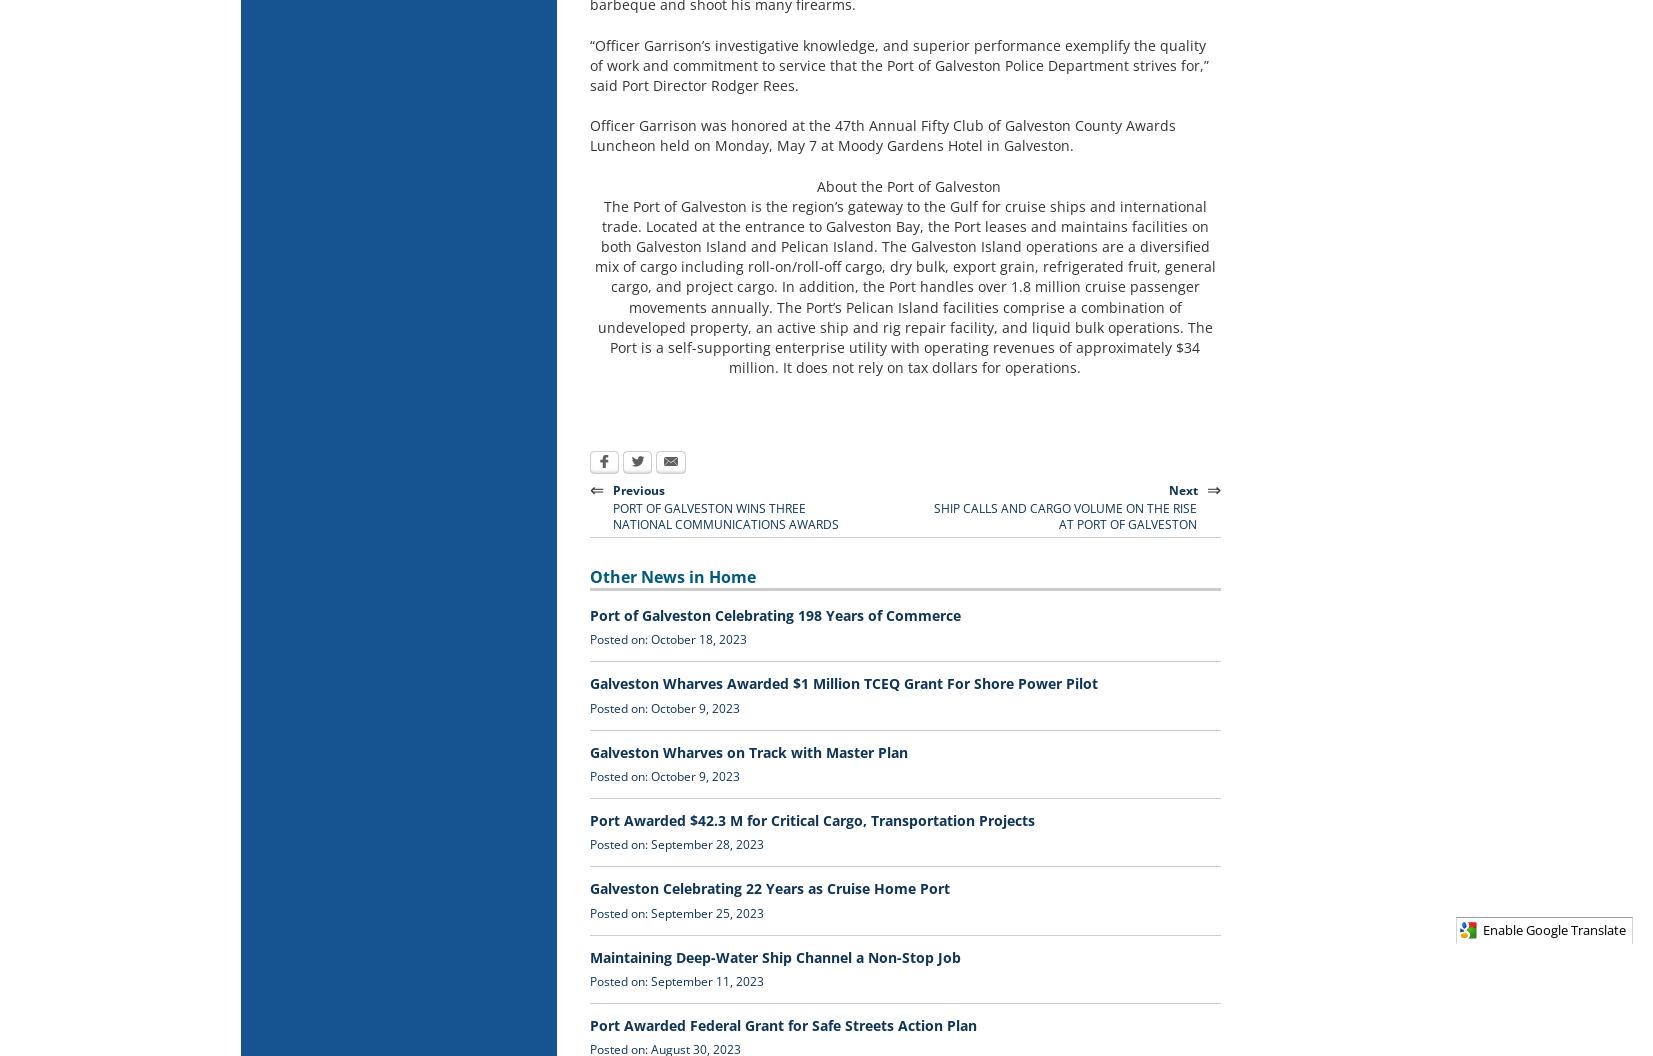 This screenshot has height=1056, width=1653. Describe the element at coordinates (667, 638) in the screenshot. I see `'Posted on: October 18, 2023'` at that location.